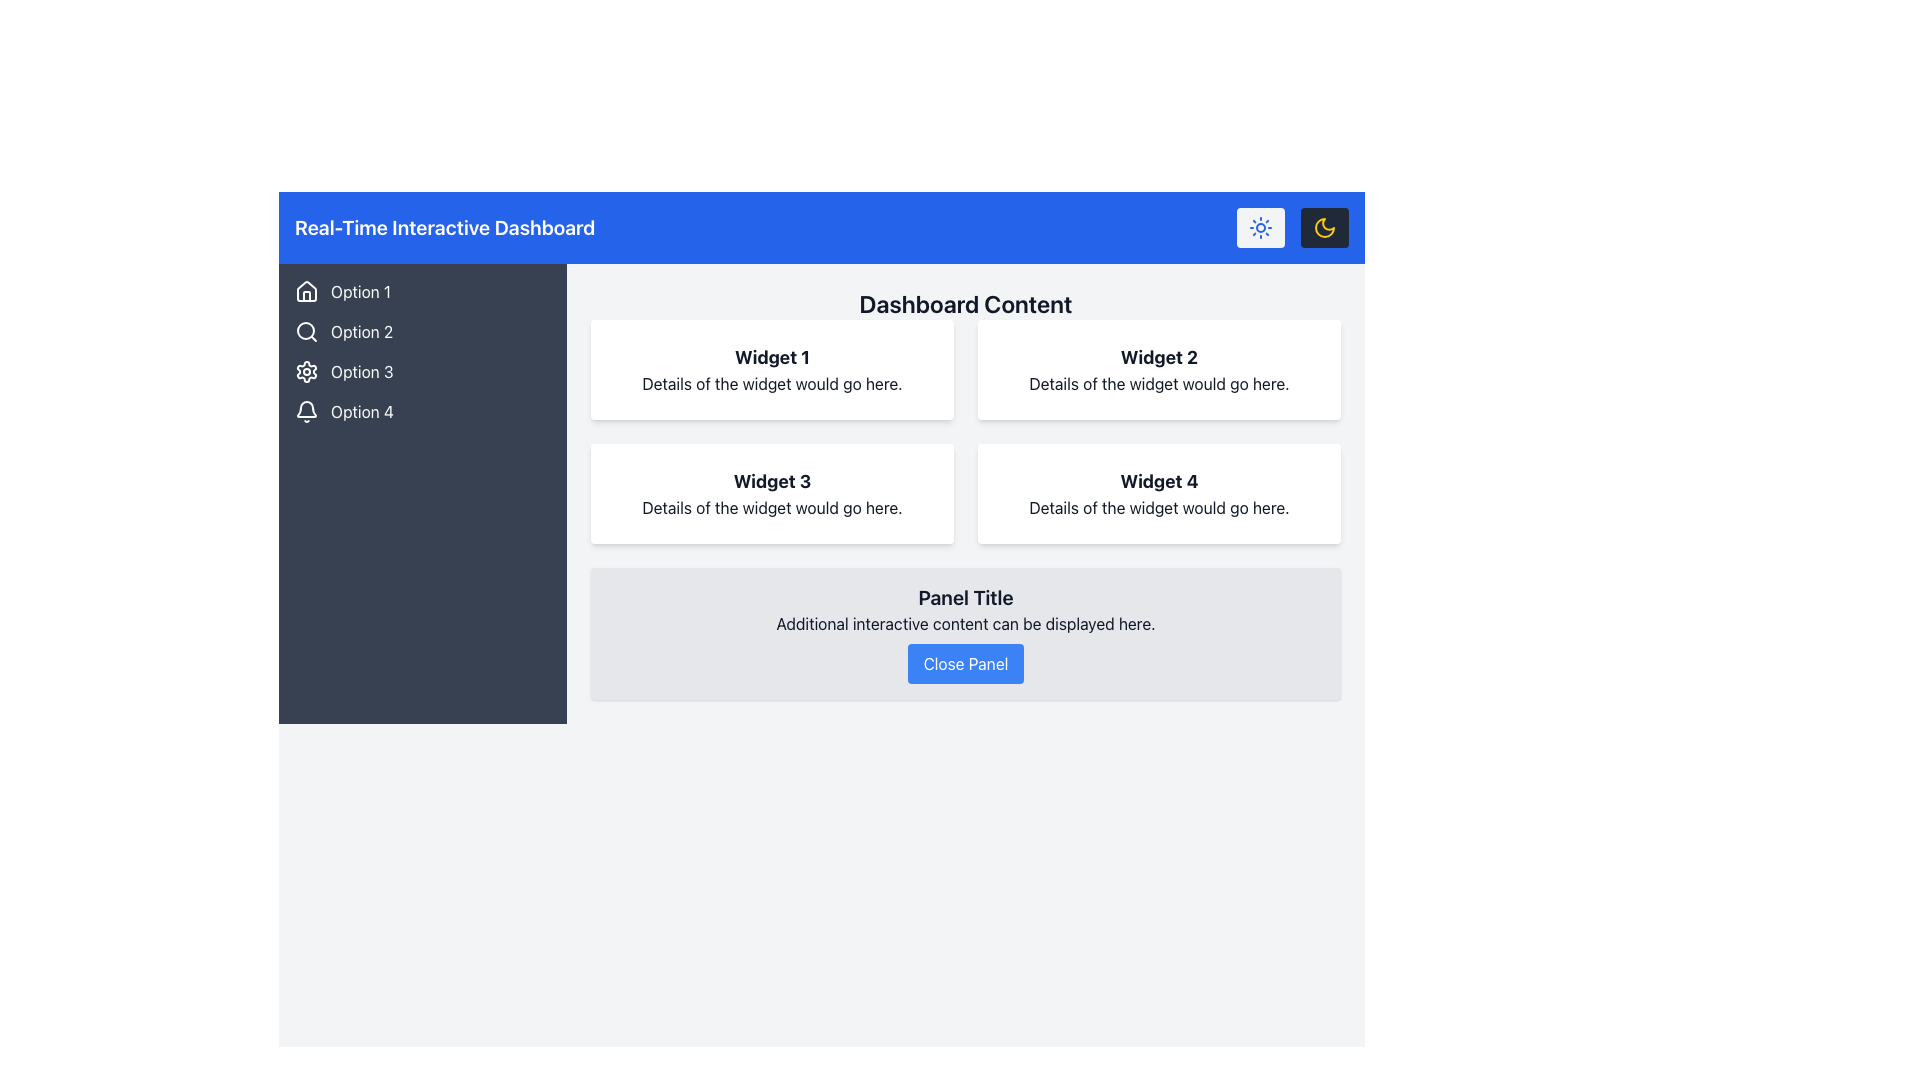 The image size is (1920, 1080). I want to click on the magnifying glass icon located next to the 'Option 2' label in the left sidebar, so click(306, 330).